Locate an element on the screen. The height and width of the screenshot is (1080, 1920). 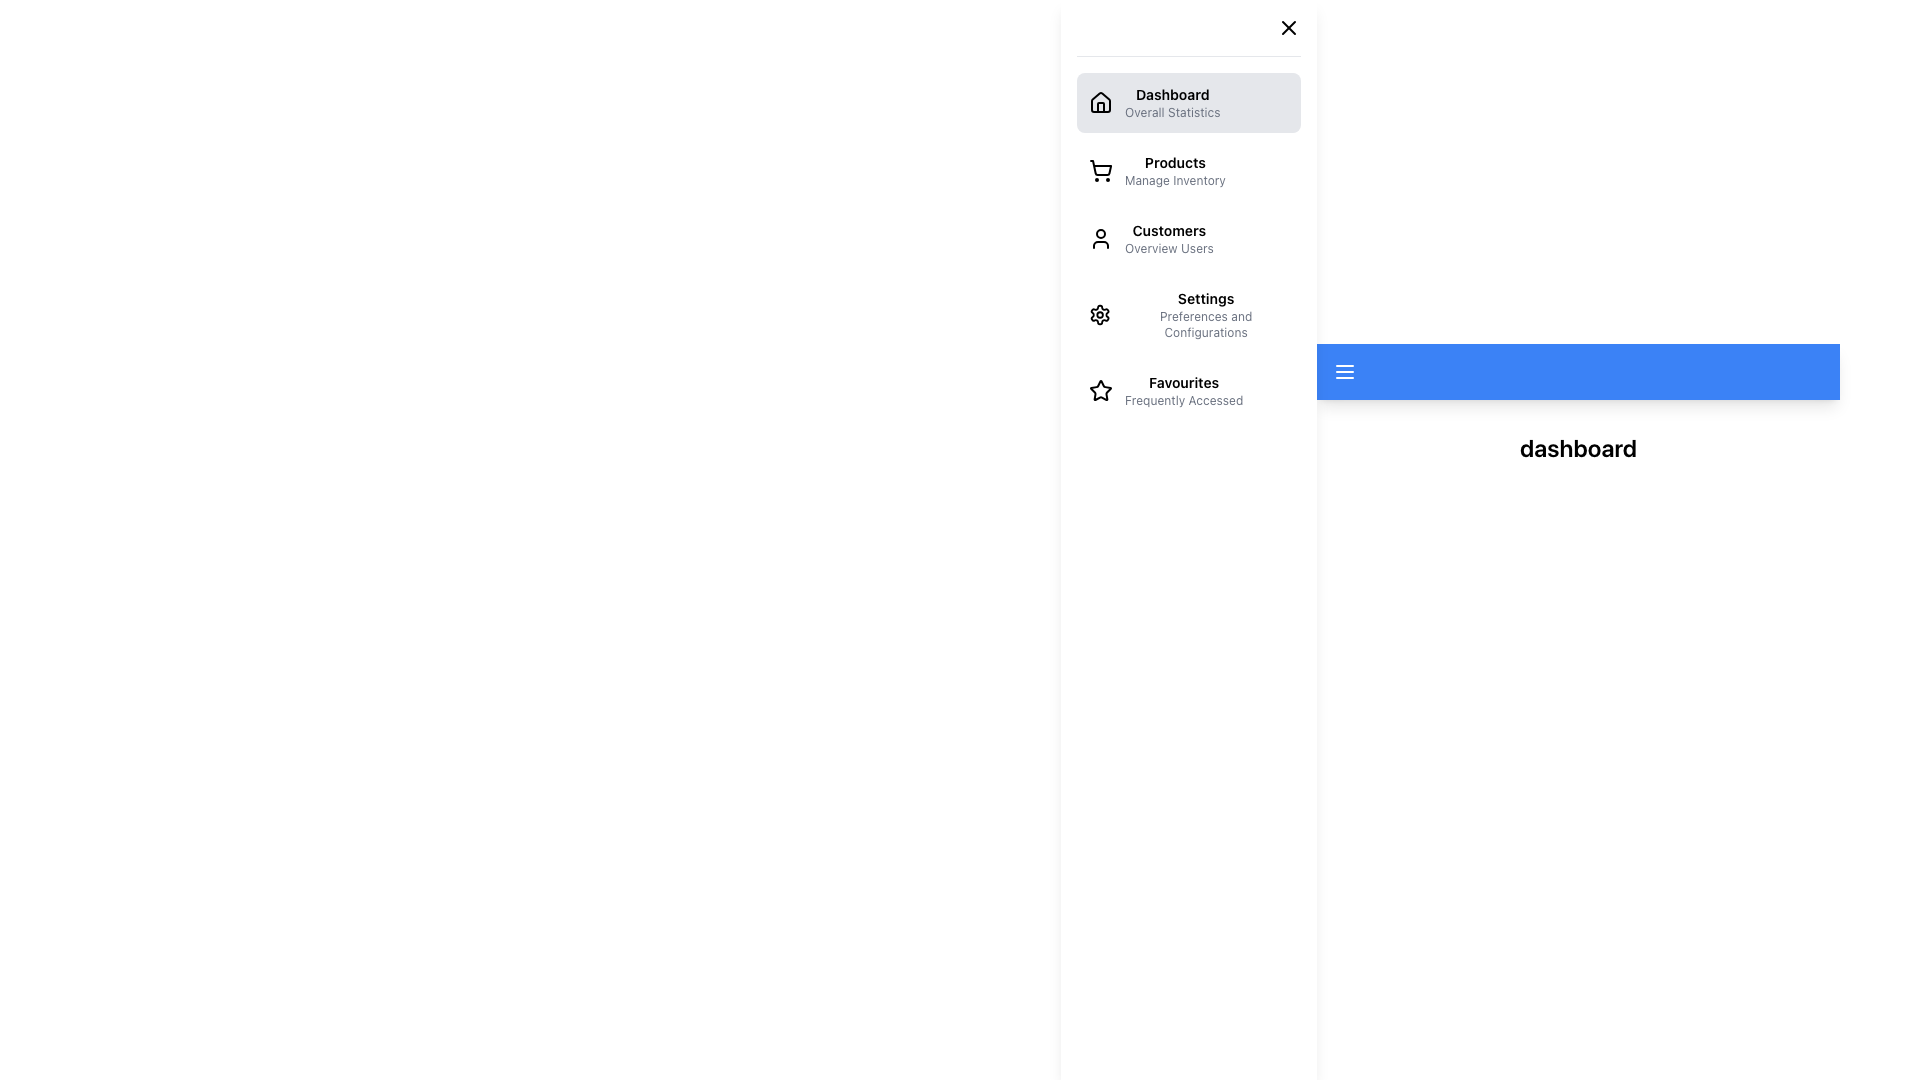
the Products icon in the vertical menu on the left sidebar, which serves as an indicative icon for the Products section is located at coordinates (1099, 169).